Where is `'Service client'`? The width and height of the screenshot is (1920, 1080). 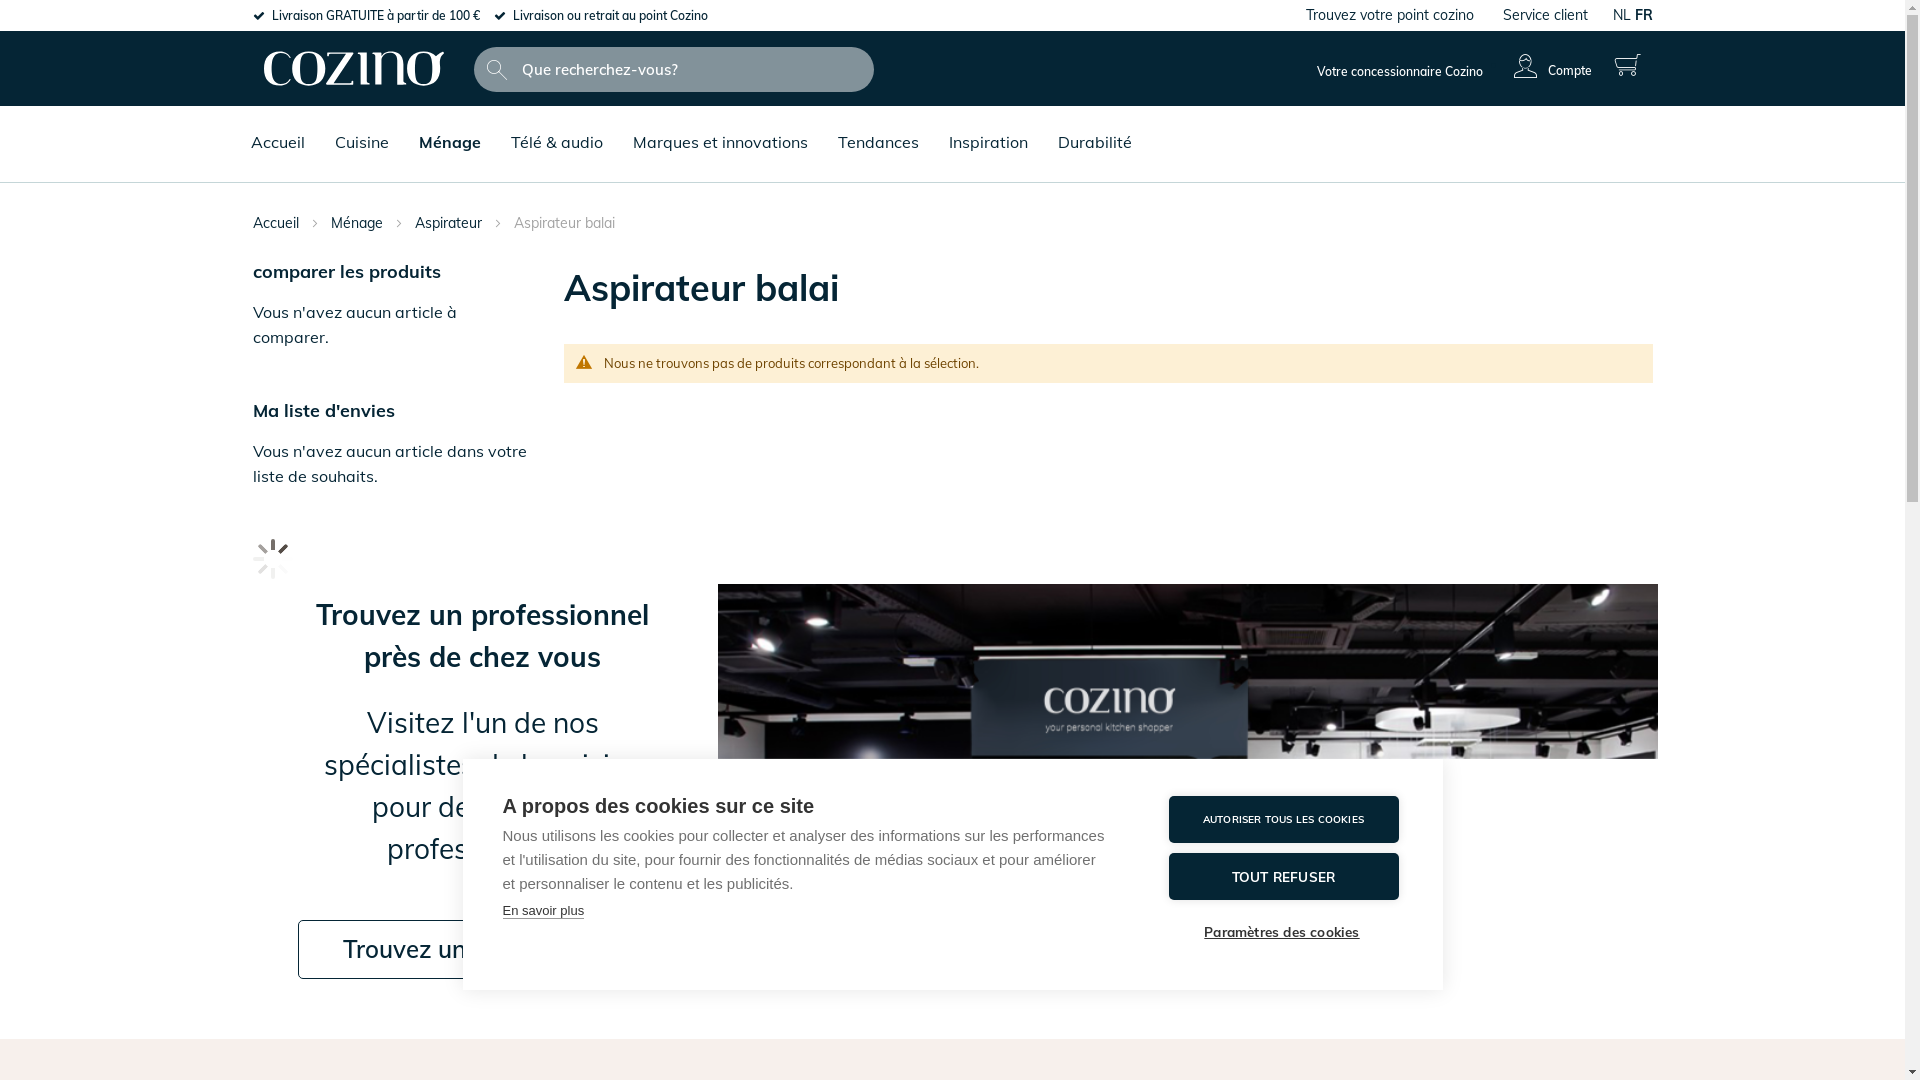
'Service client' is located at coordinates (1543, 15).